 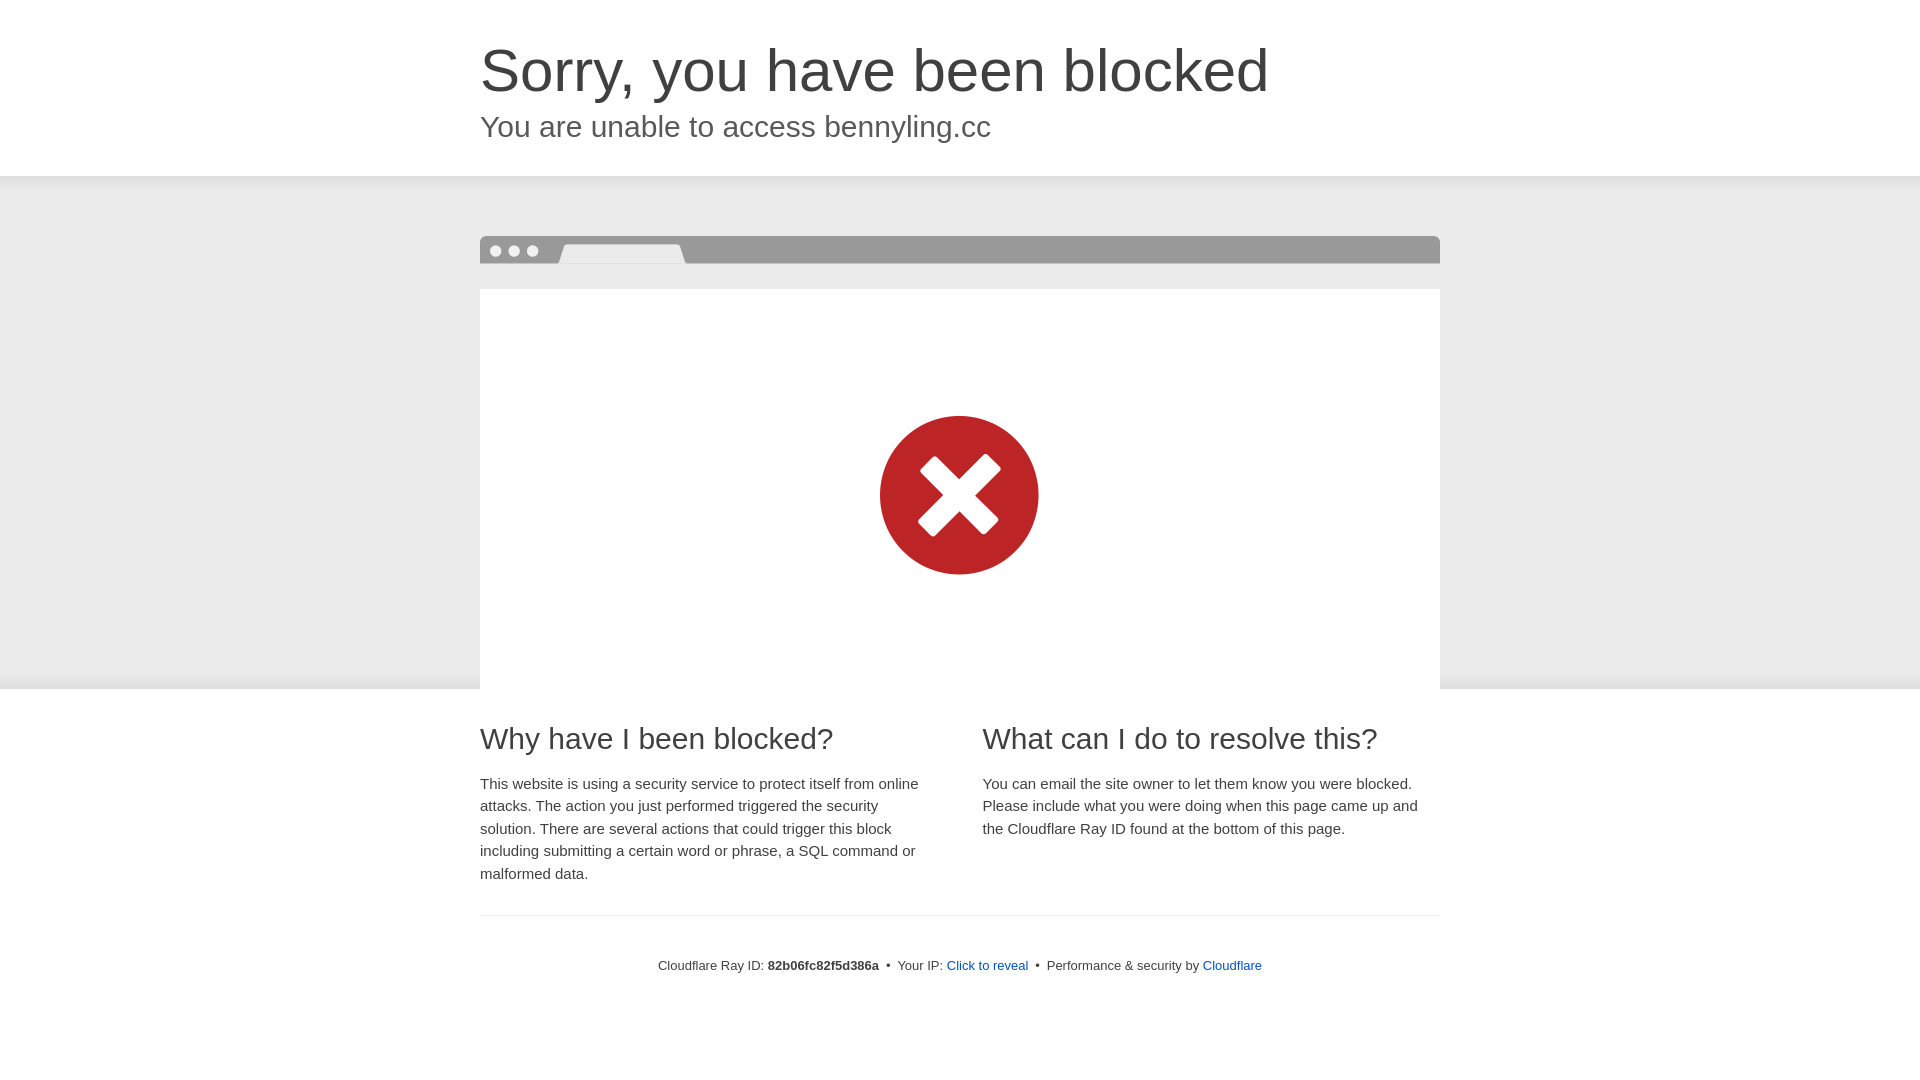 What do you see at coordinates (988, 964) in the screenshot?
I see `'Click to reveal'` at bounding box center [988, 964].